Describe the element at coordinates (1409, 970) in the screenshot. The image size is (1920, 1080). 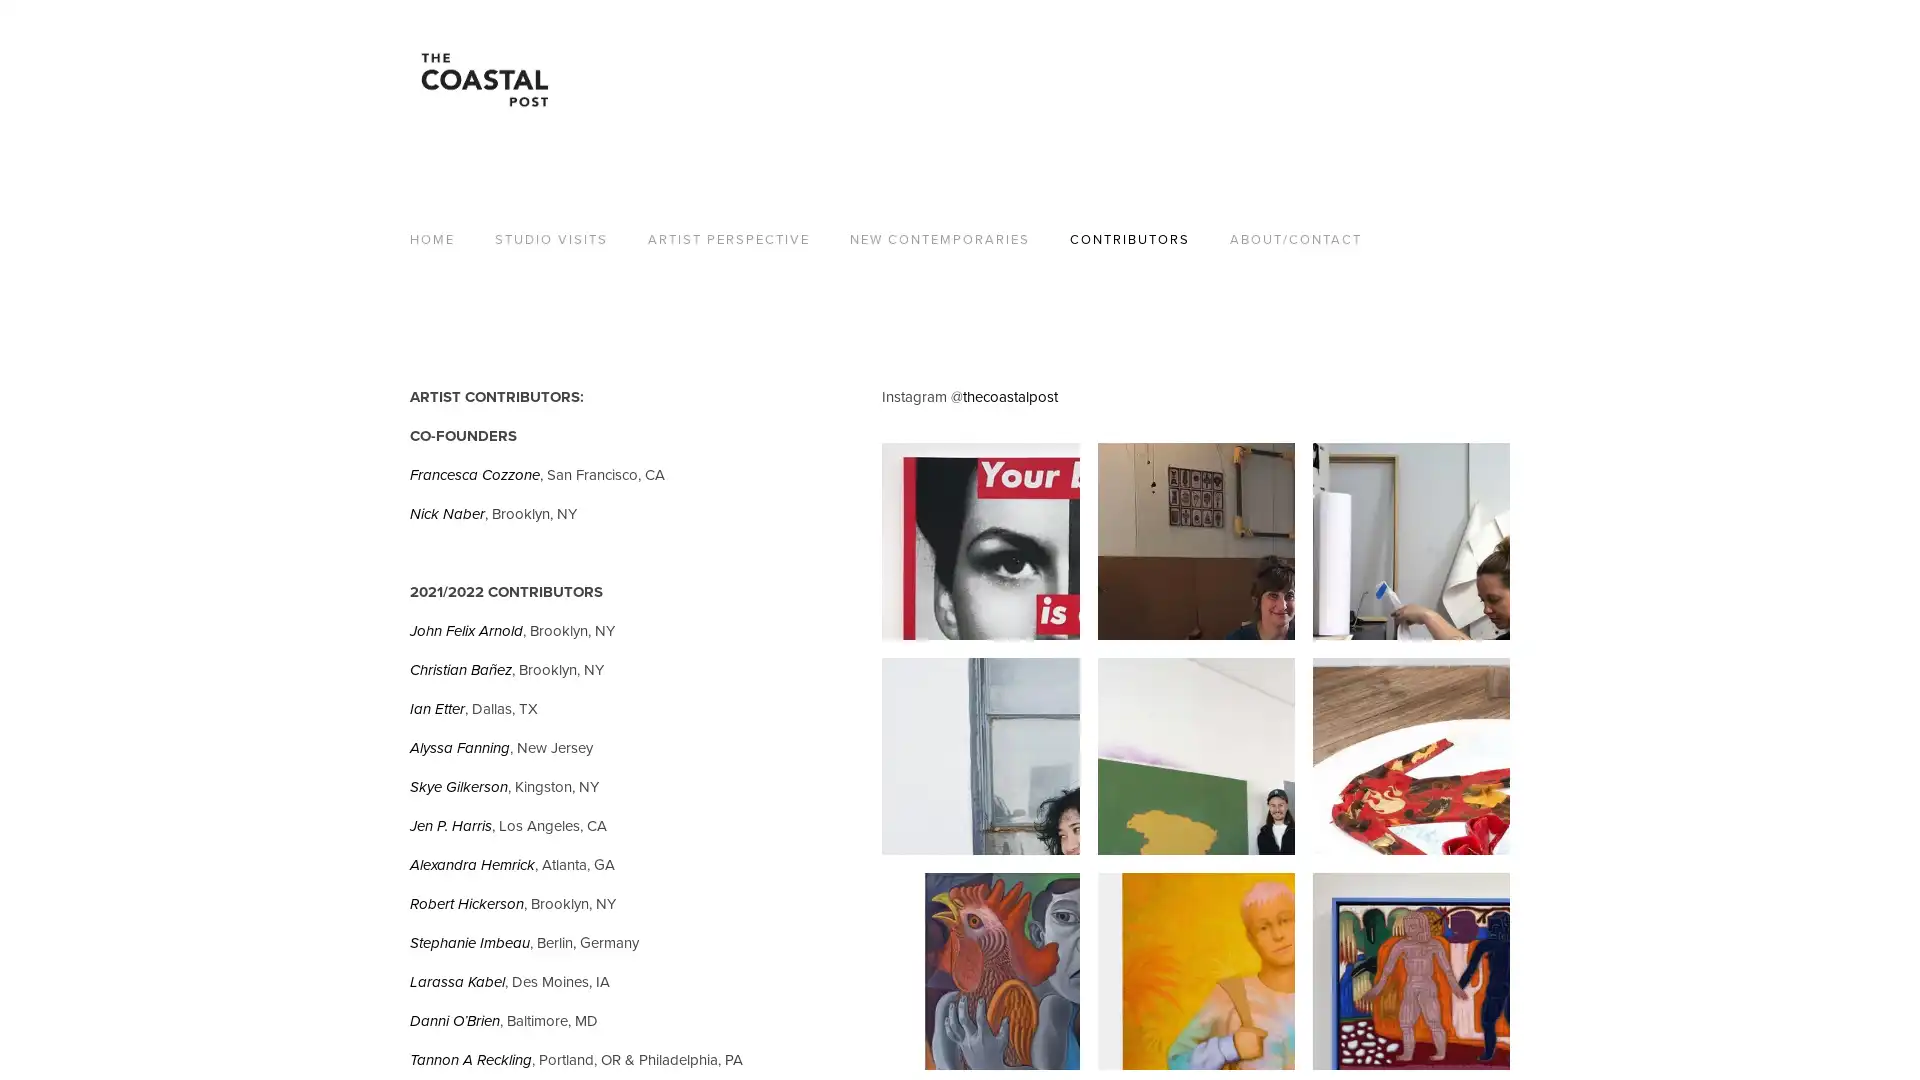
I see `View fullsize A main feed roundup of NADA NY @newartdealers by Nick Naber @nicknaber &bull;&bull; Sophie Larrimore in The Pit&rsquo;s booth @sophielarrimore @thepitla #sophielarrimore #thepitla #nadany #thecoastalpost` at that location.